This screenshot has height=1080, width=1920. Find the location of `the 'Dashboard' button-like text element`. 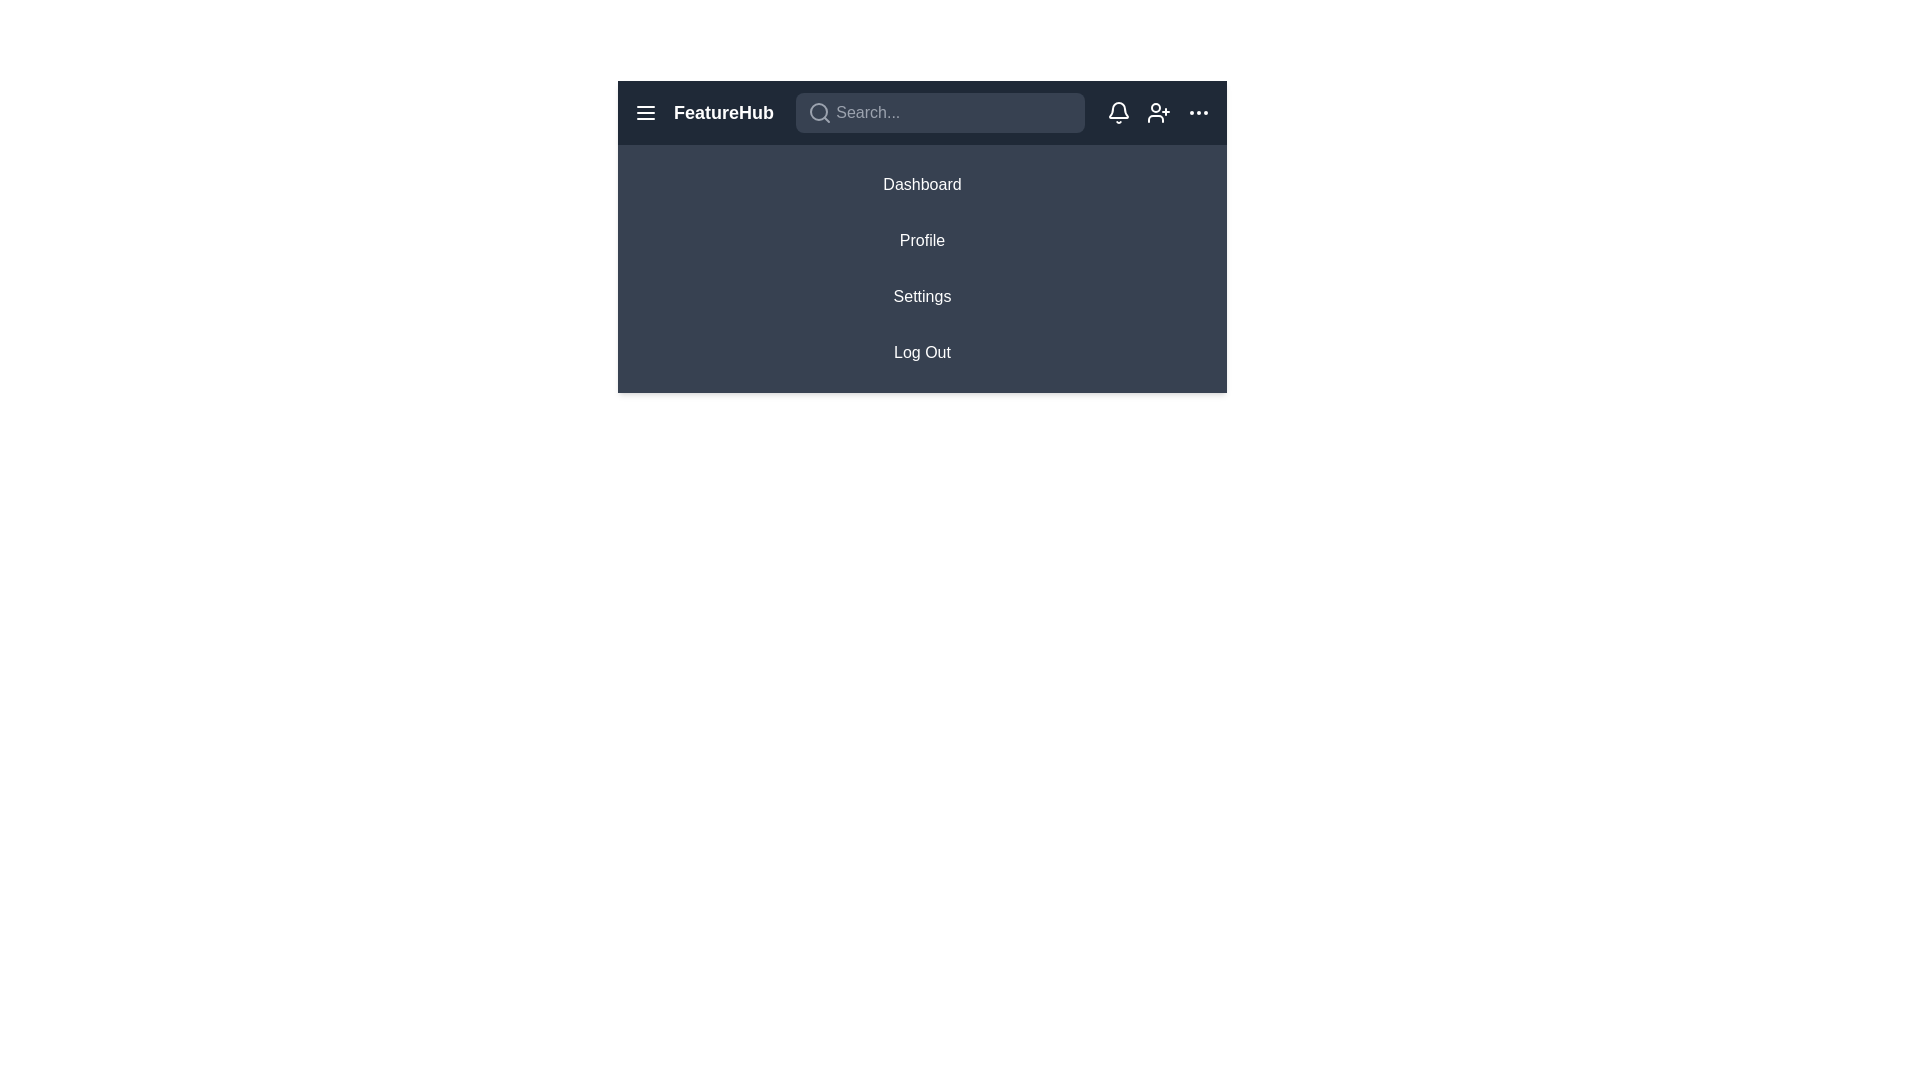

the 'Dashboard' button-like text element is located at coordinates (921, 185).